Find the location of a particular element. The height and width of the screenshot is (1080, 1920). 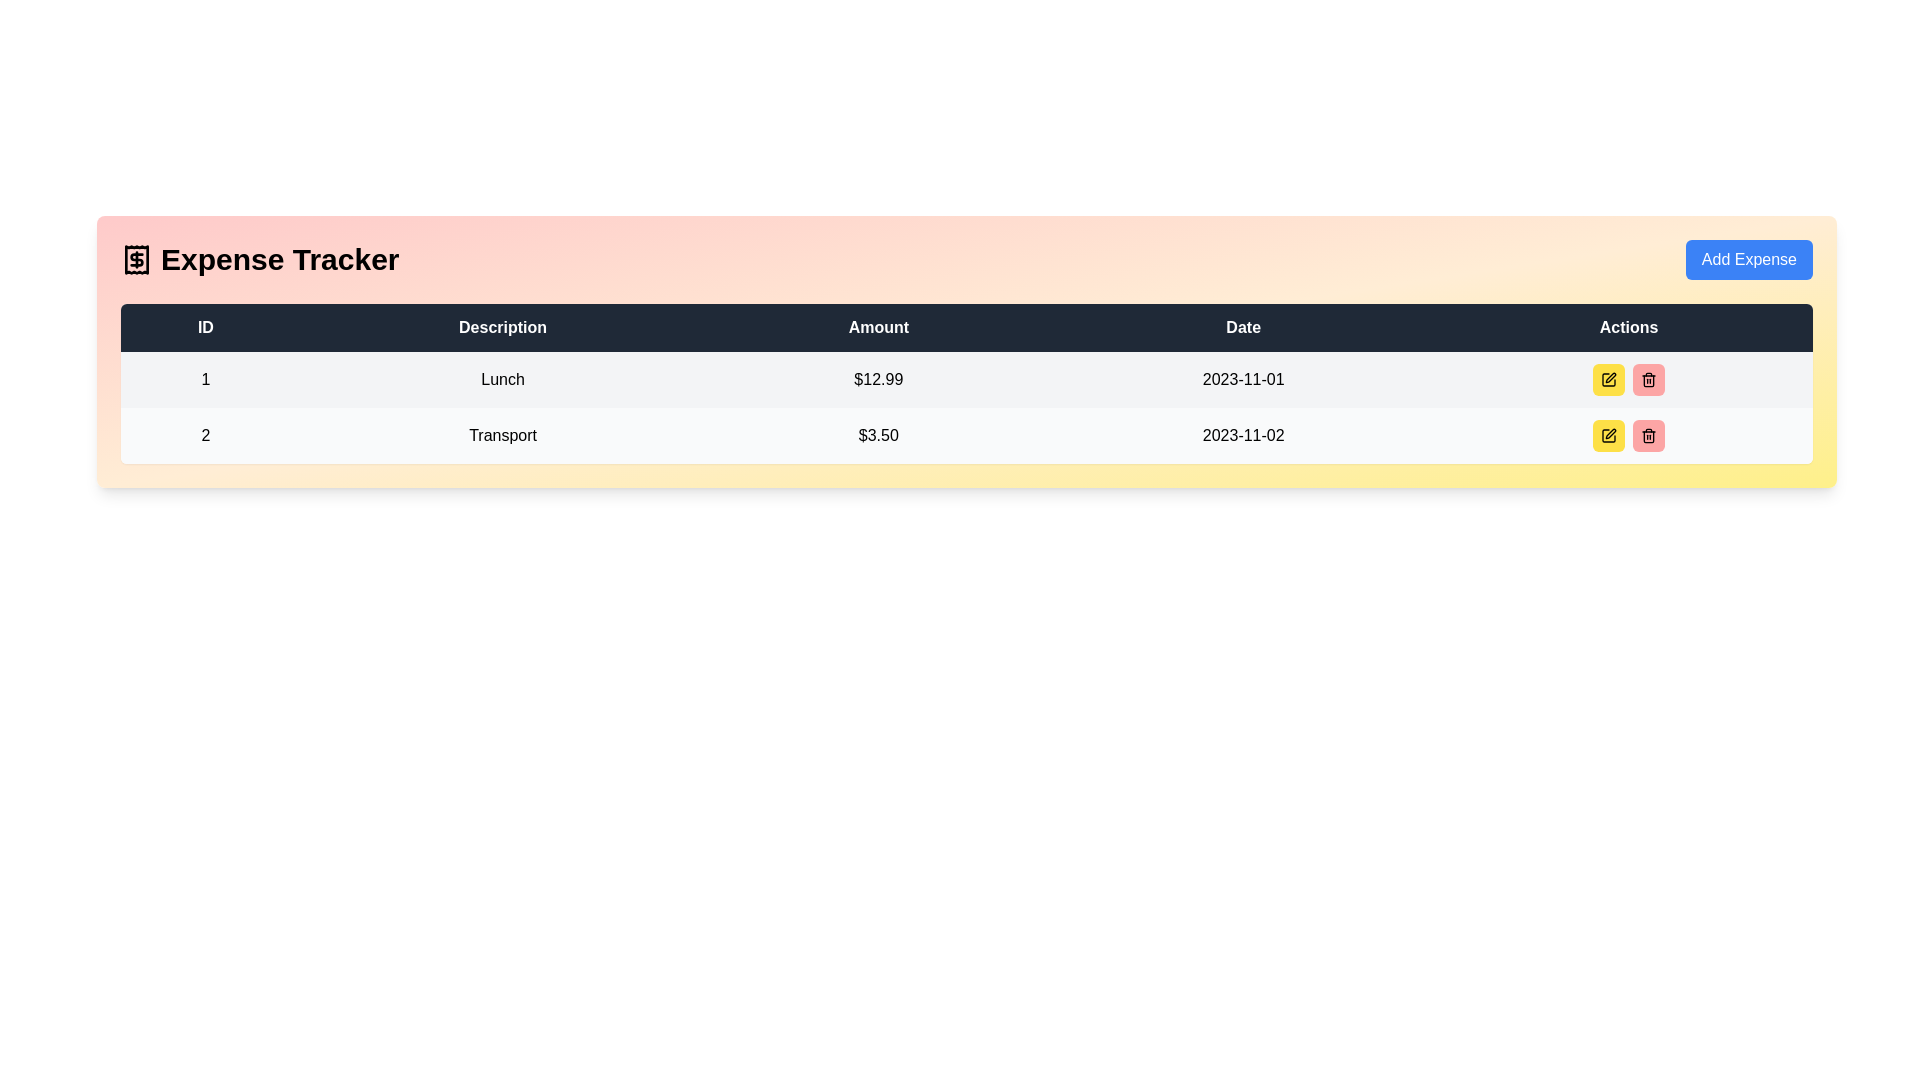

the yellow edit button within the 'Actions' column of the table for the entry described as 'Lunch' with an amount of '$12.99' is located at coordinates (1629, 380).